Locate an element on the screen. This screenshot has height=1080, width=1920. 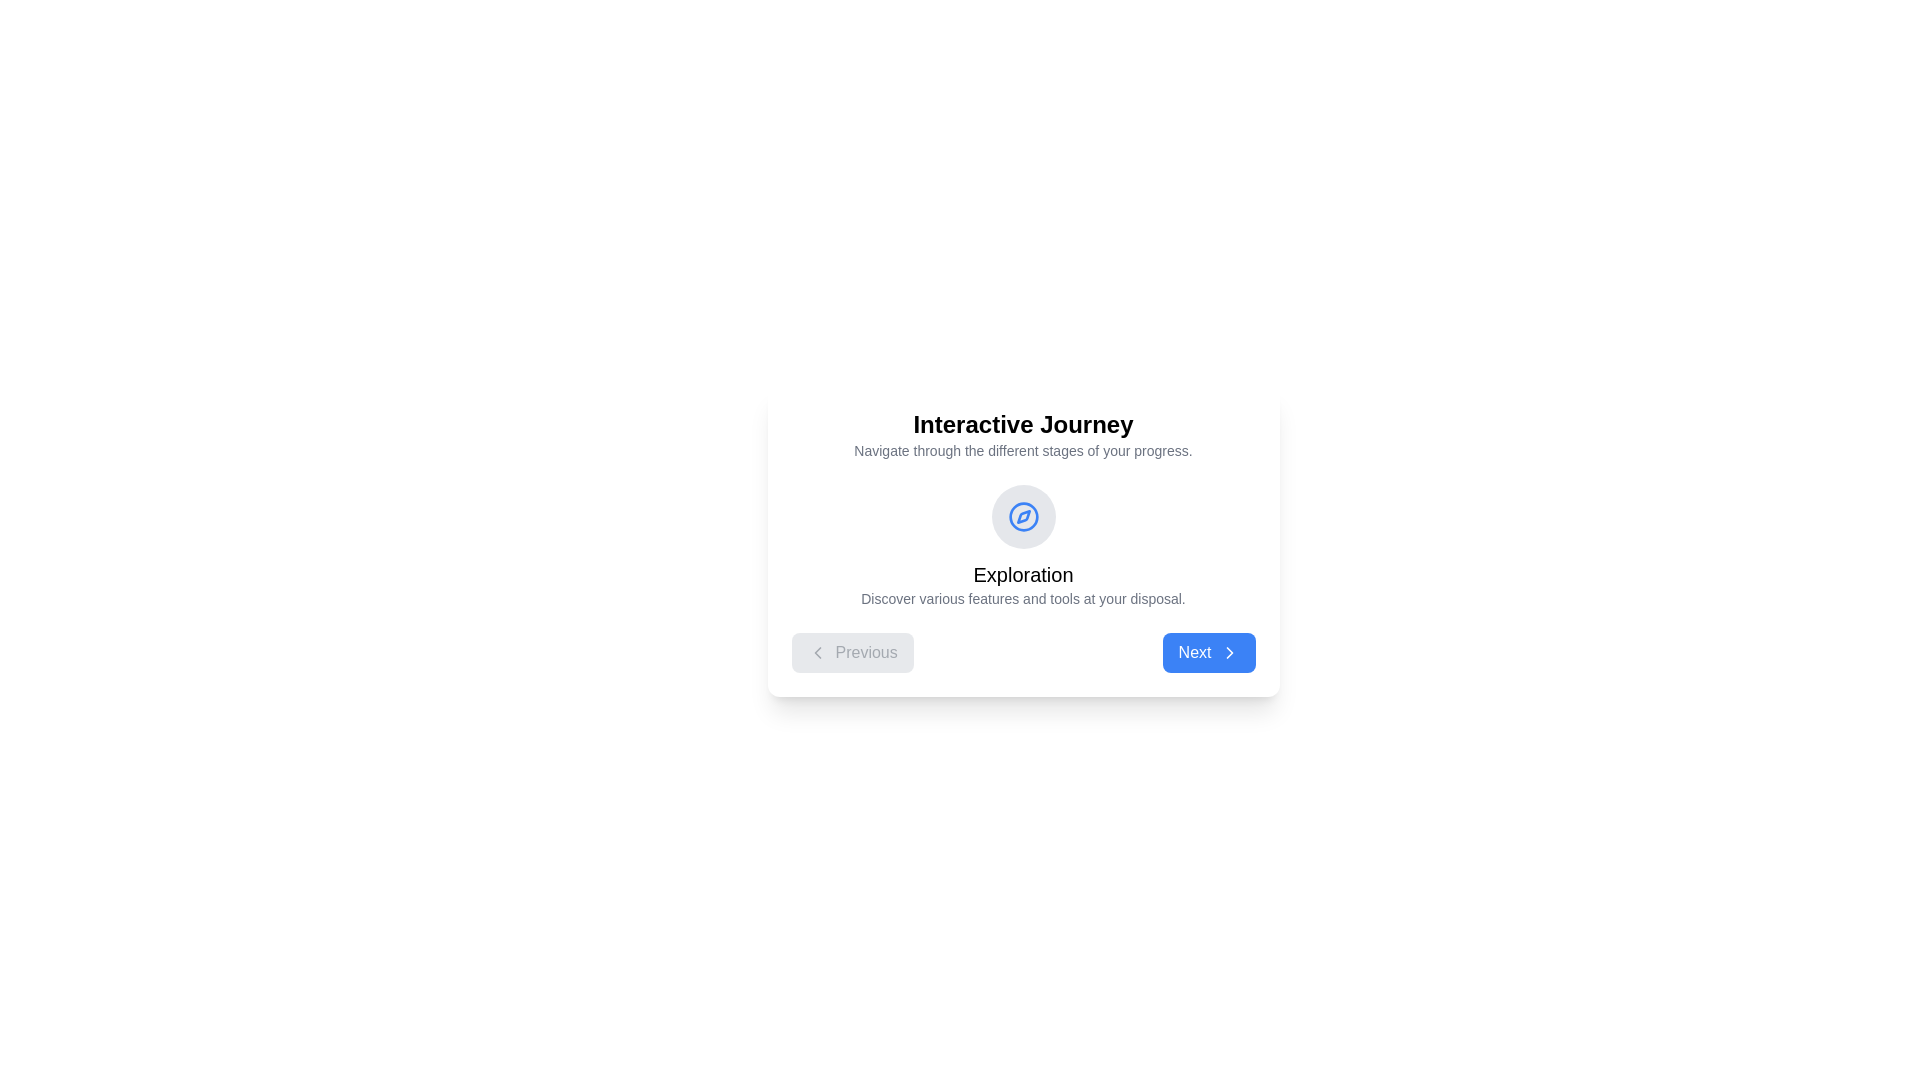
the 'Previous' button located at the bottom-left corner of the interface is located at coordinates (866, 652).